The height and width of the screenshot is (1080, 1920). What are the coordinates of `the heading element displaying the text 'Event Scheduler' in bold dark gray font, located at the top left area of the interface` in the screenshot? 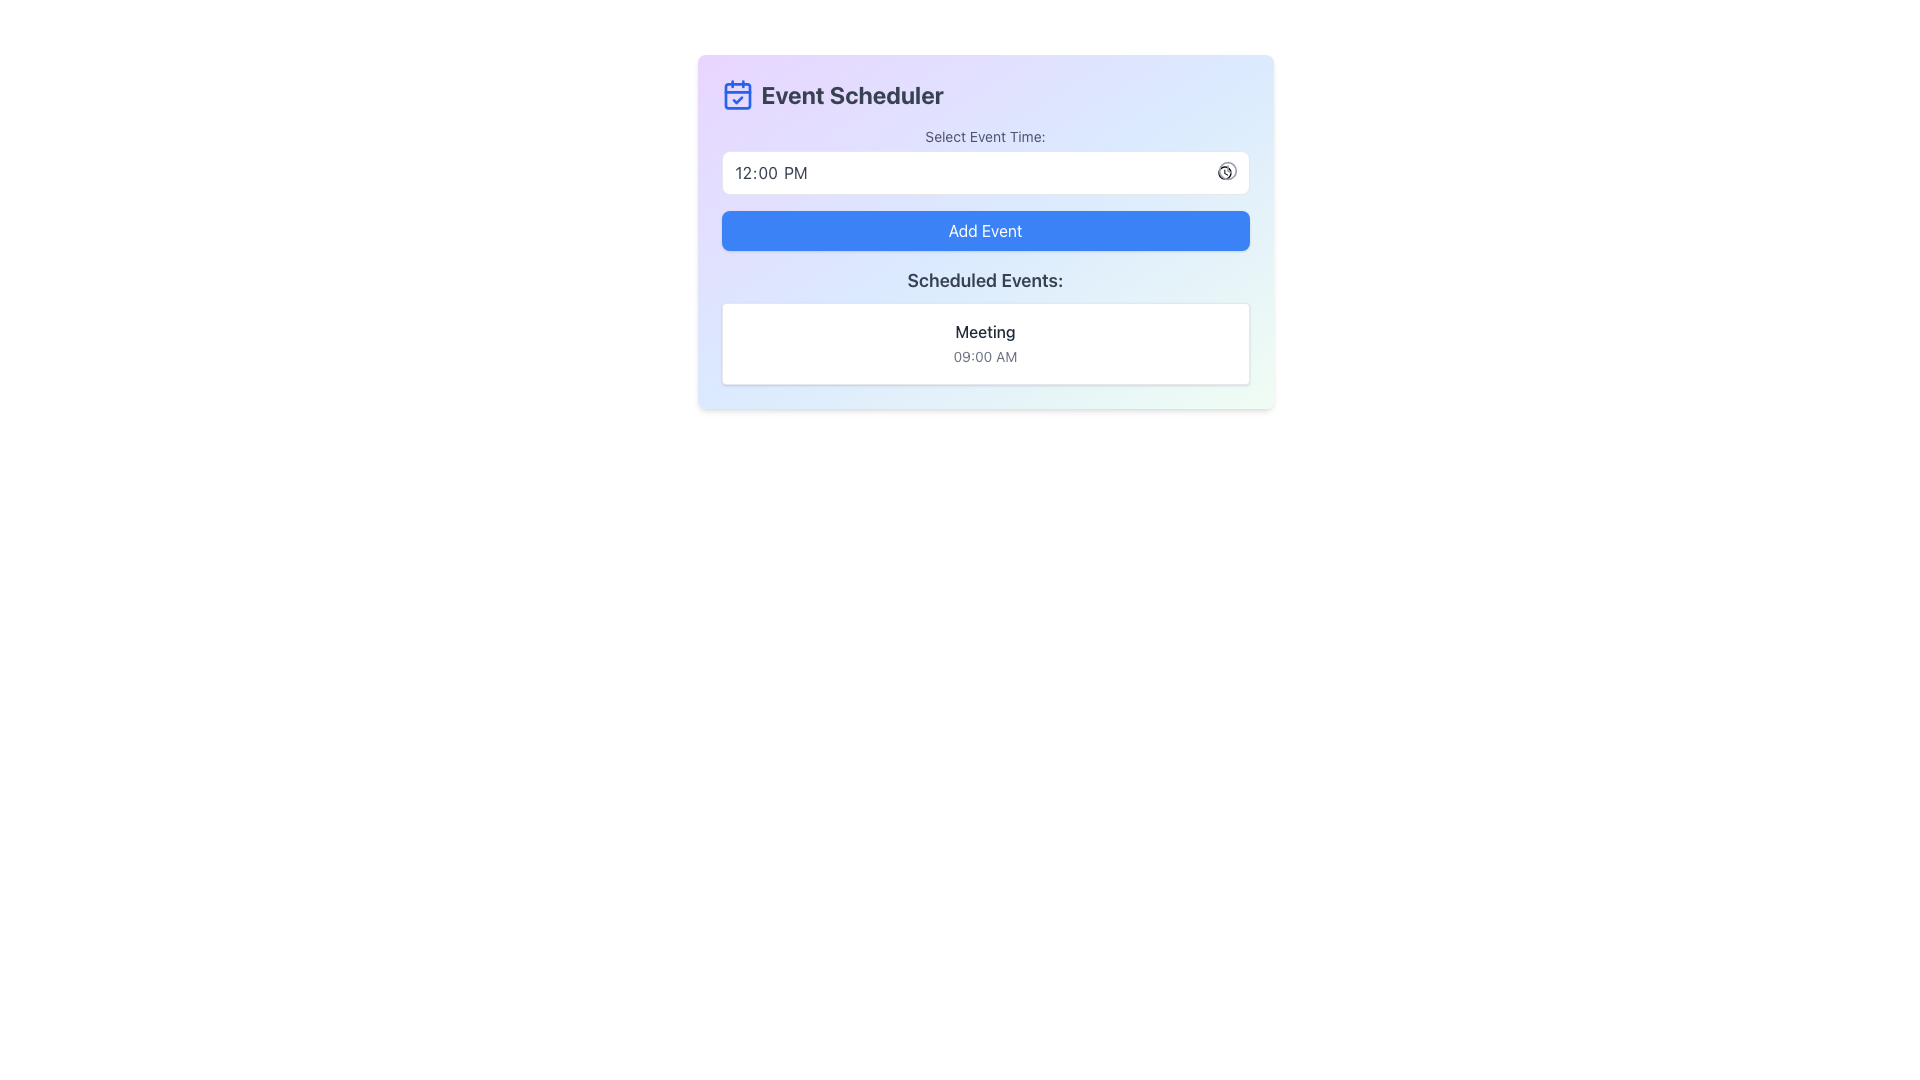 It's located at (852, 95).